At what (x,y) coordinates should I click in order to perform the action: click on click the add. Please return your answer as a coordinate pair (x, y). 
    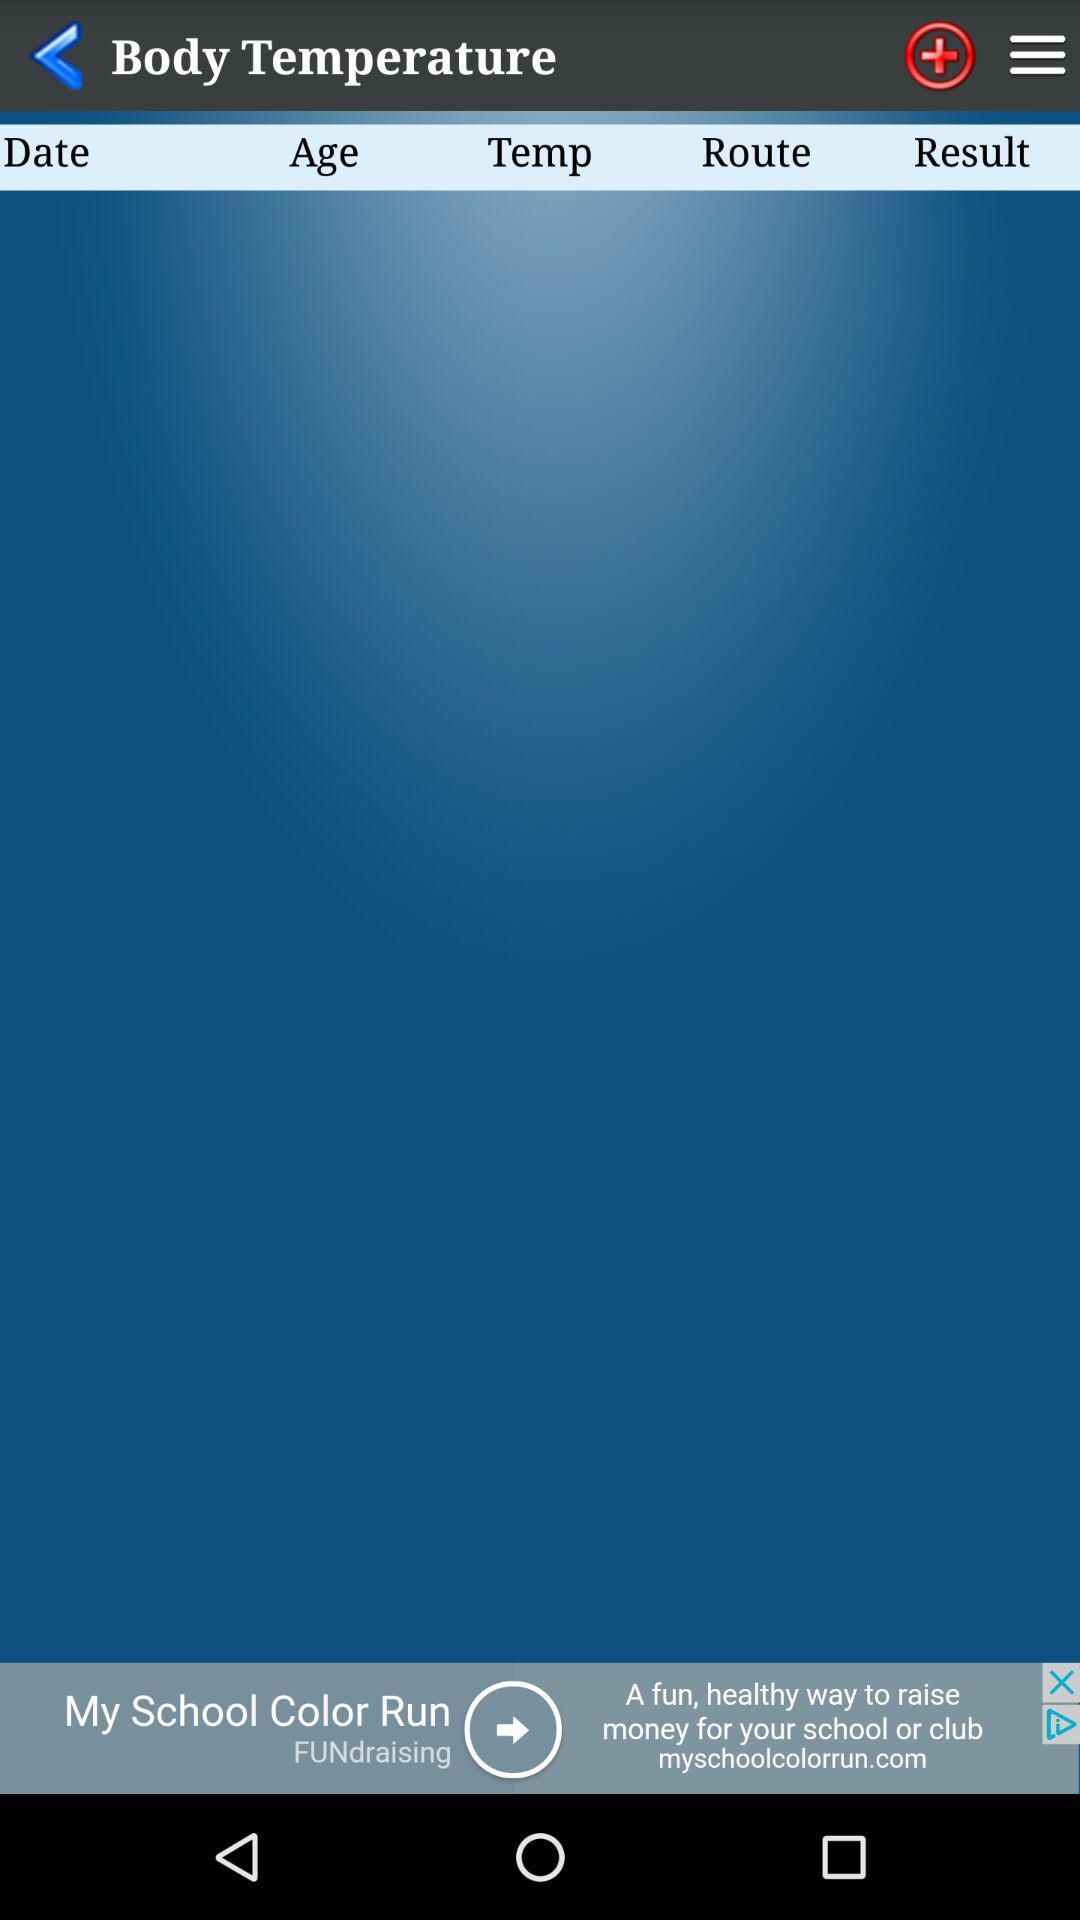
    Looking at the image, I should click on (540, 1727).